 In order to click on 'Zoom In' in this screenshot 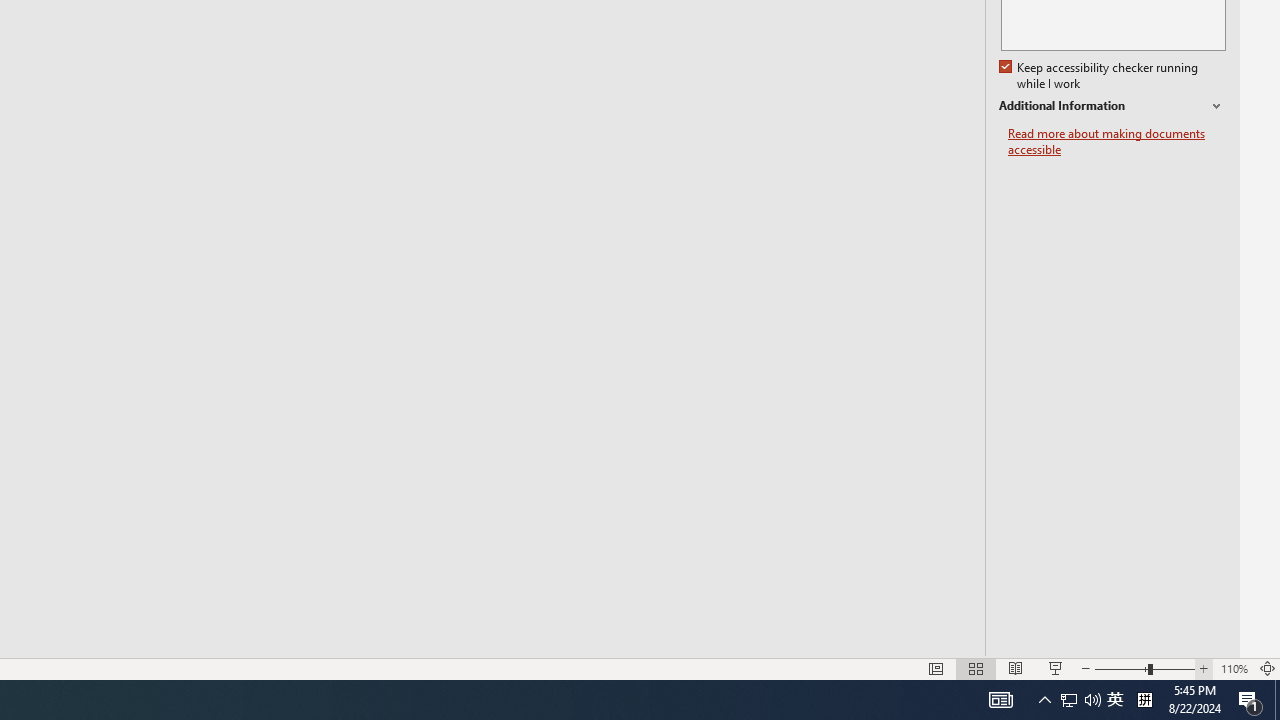, I will do `click(1203, 669)`.